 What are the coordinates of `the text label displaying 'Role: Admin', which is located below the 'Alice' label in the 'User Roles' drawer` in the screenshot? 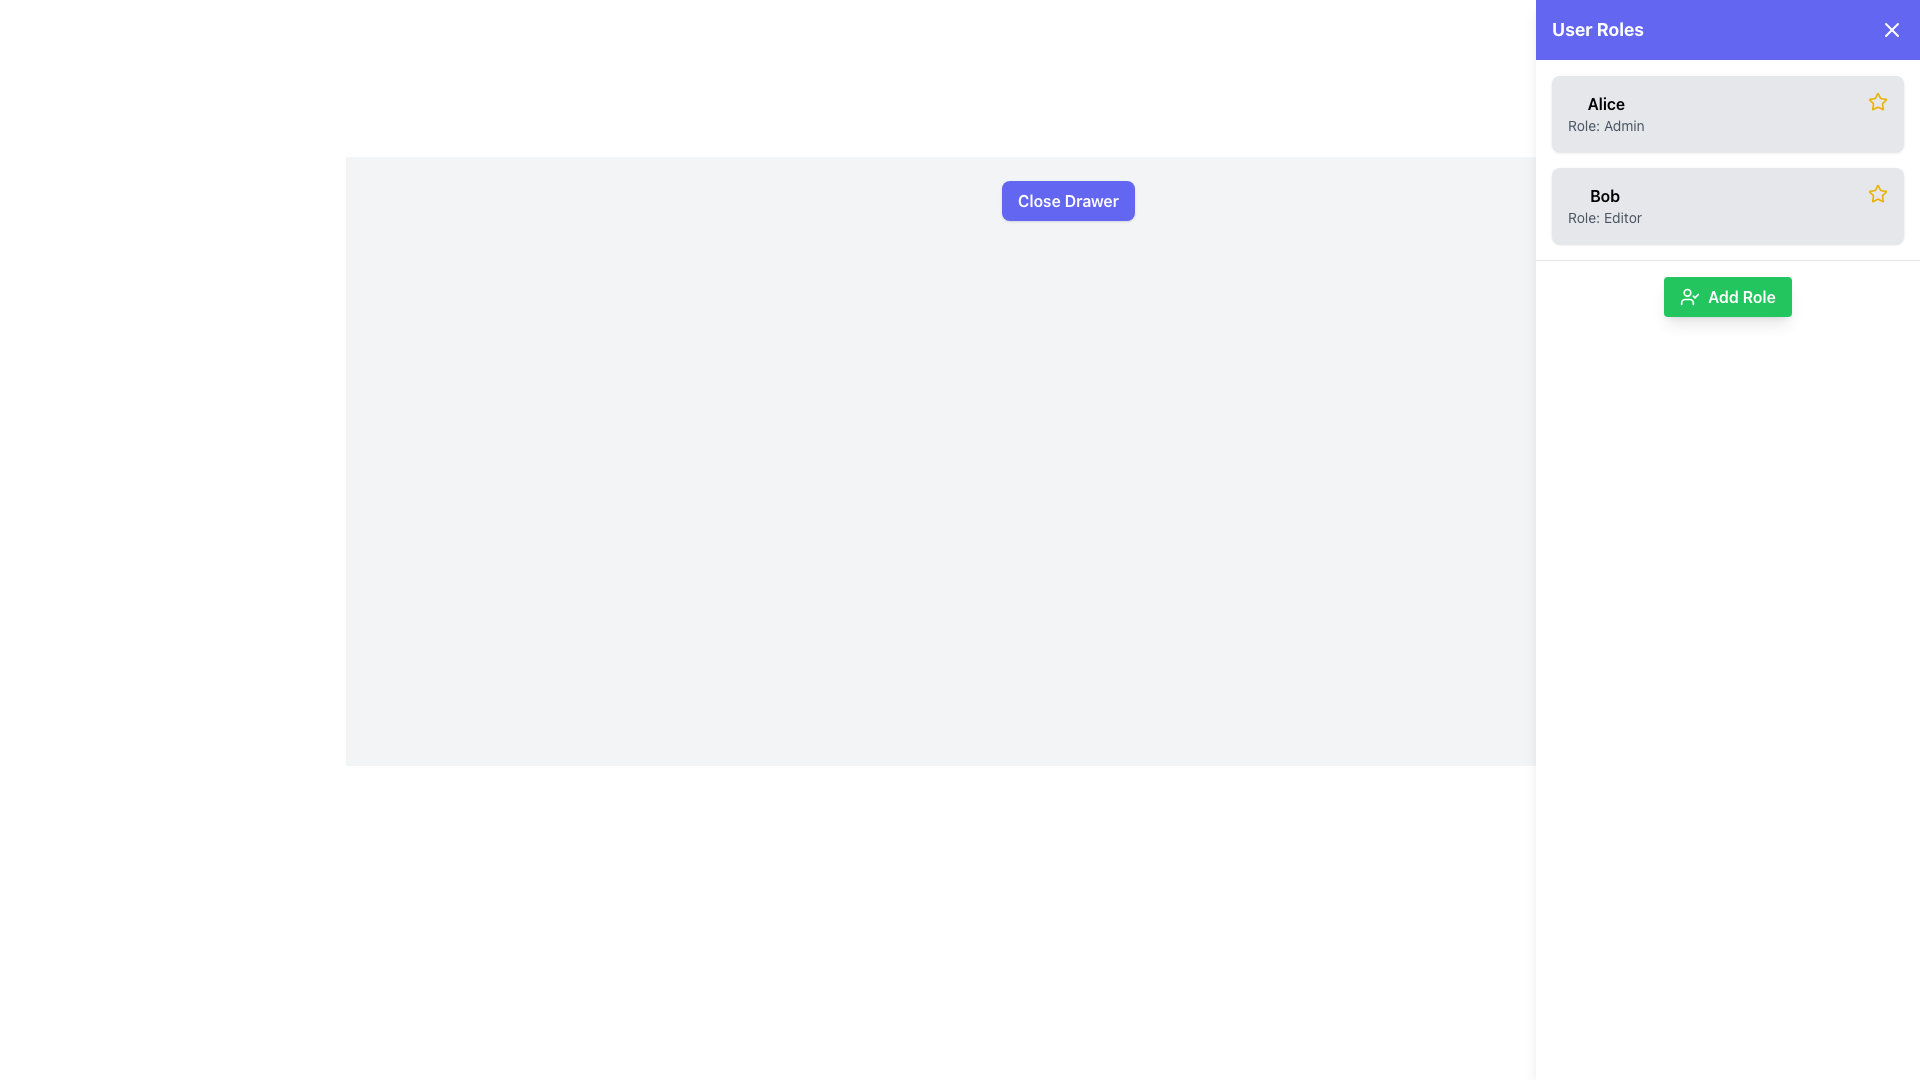 It's located at (1606, 126).